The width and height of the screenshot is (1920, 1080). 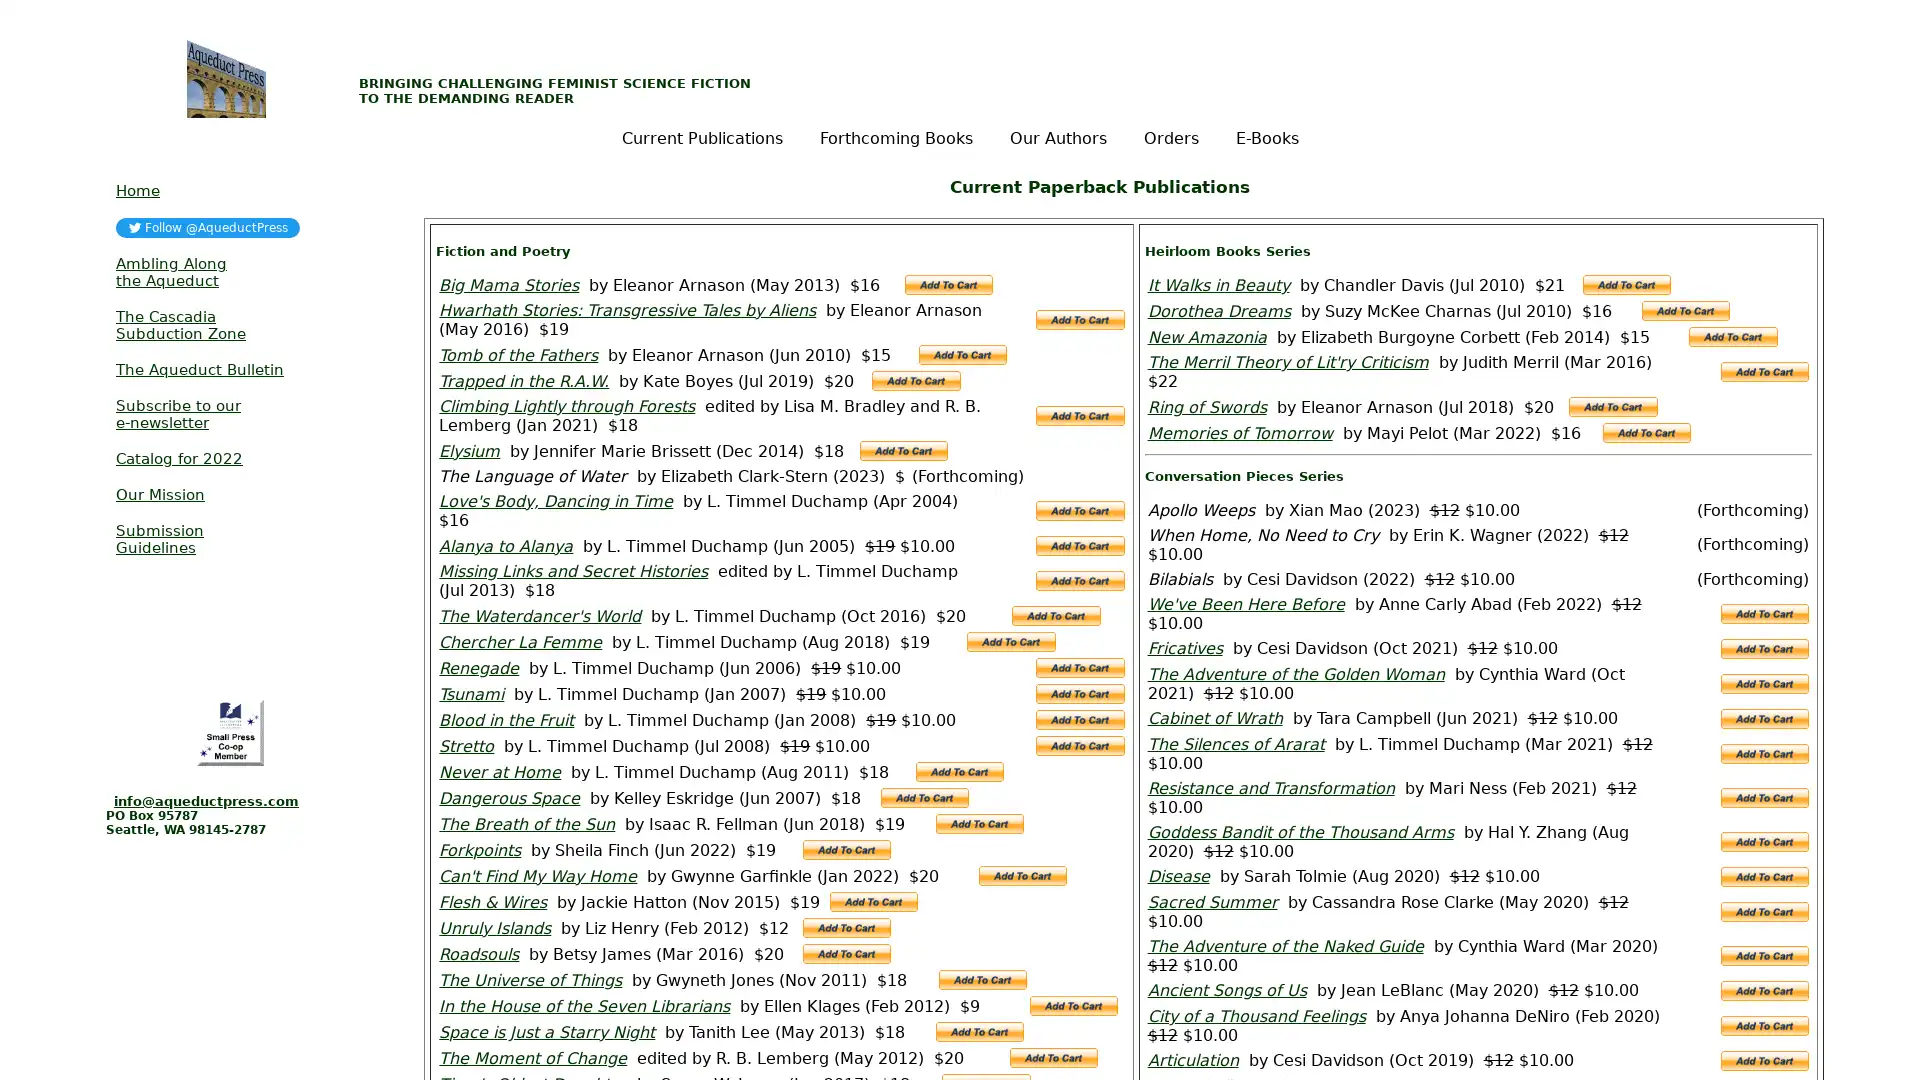 I want to click on Make payments with PayPal - it\'s fast, free and secure!, so click(x=1764, y=874).